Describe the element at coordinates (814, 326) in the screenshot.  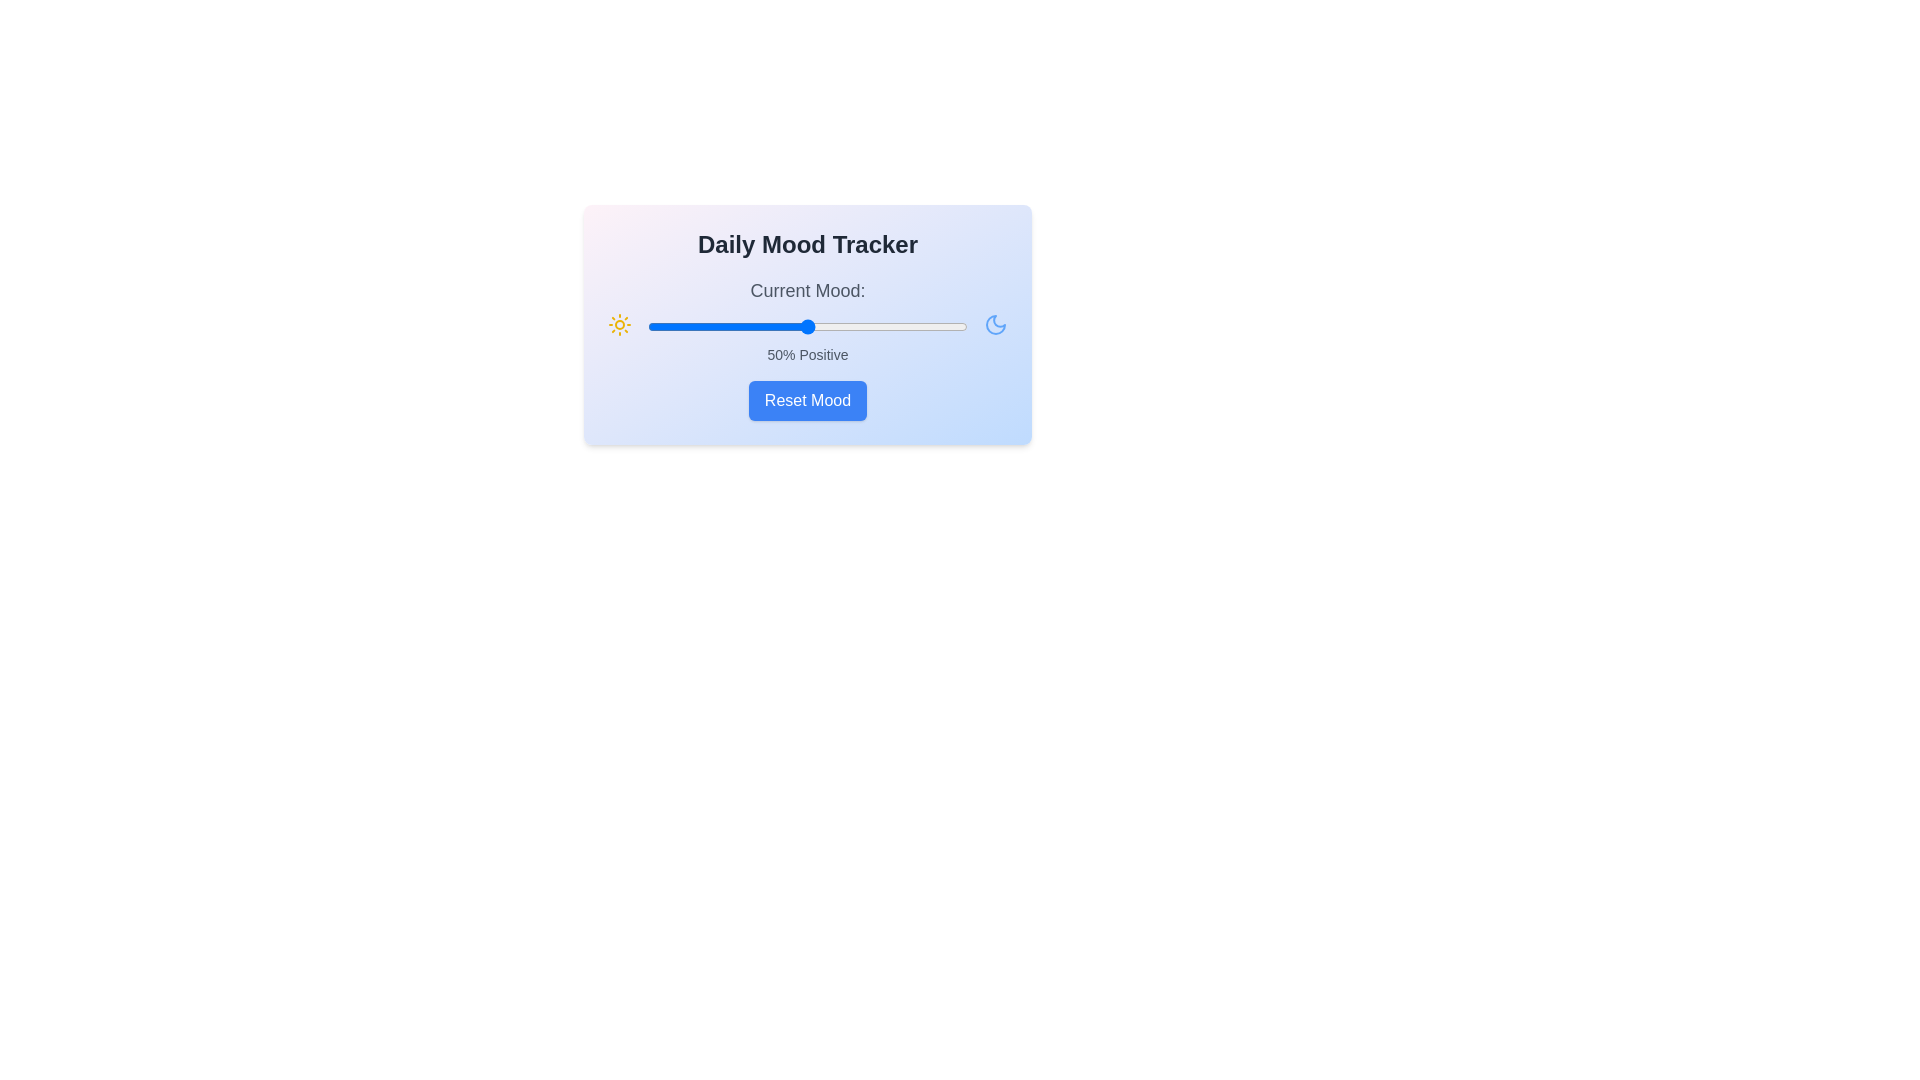
I see `mood rating` at that location.